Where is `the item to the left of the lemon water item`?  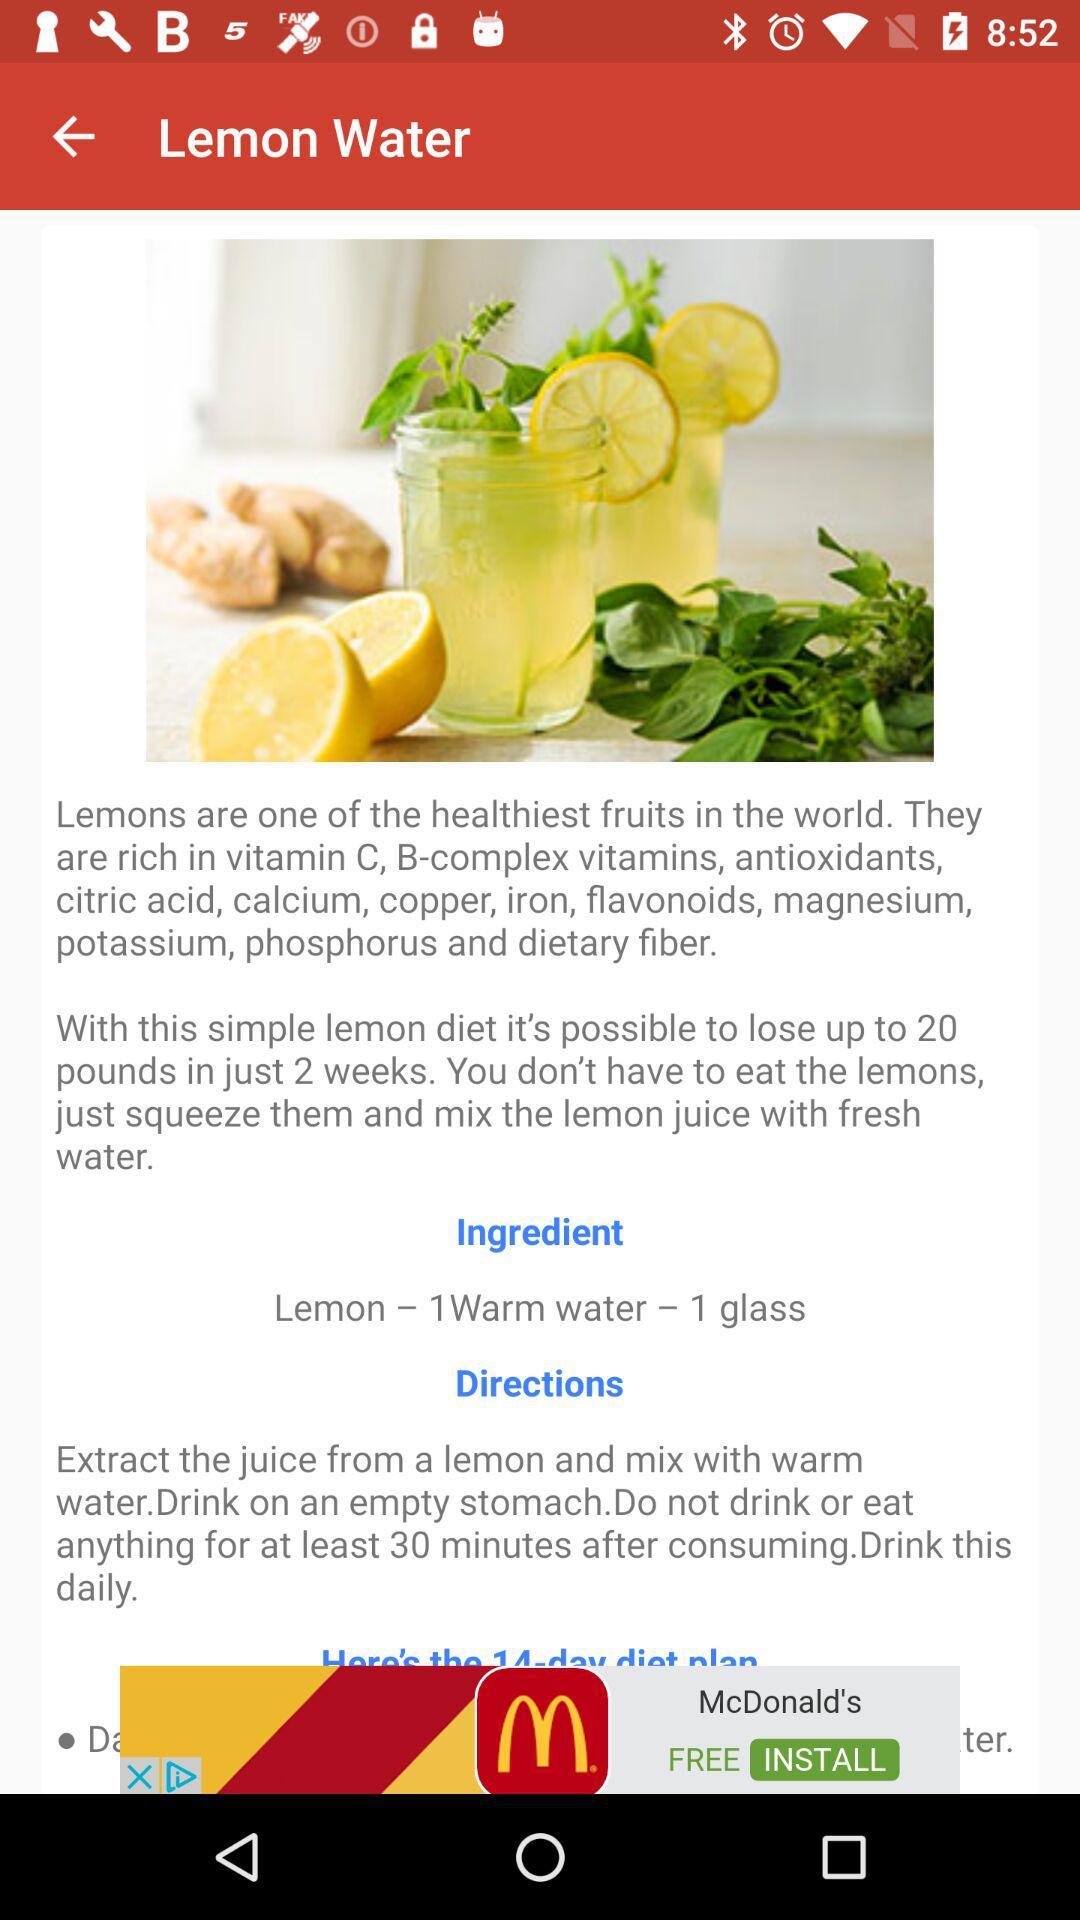 the item to the left of the lemon water item is located at coordinates (72, 135).